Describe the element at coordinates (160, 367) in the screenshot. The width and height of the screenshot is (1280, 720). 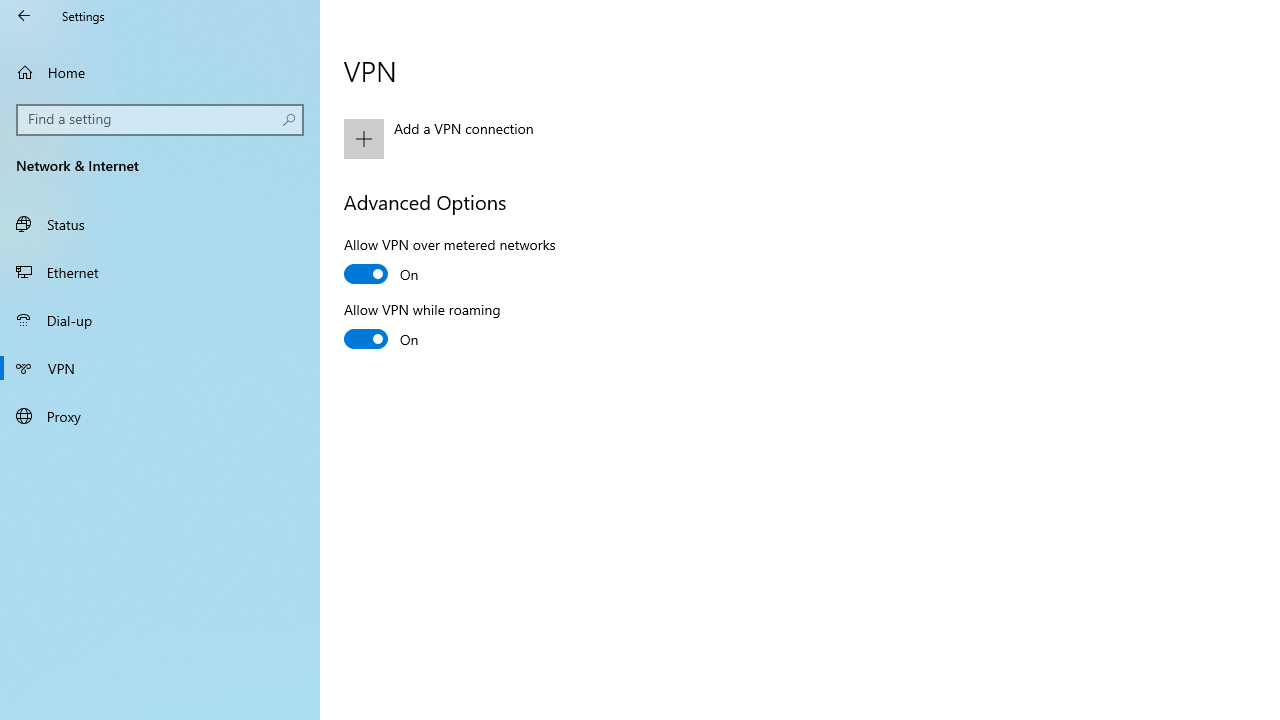
I see `'VPN'` at that location.